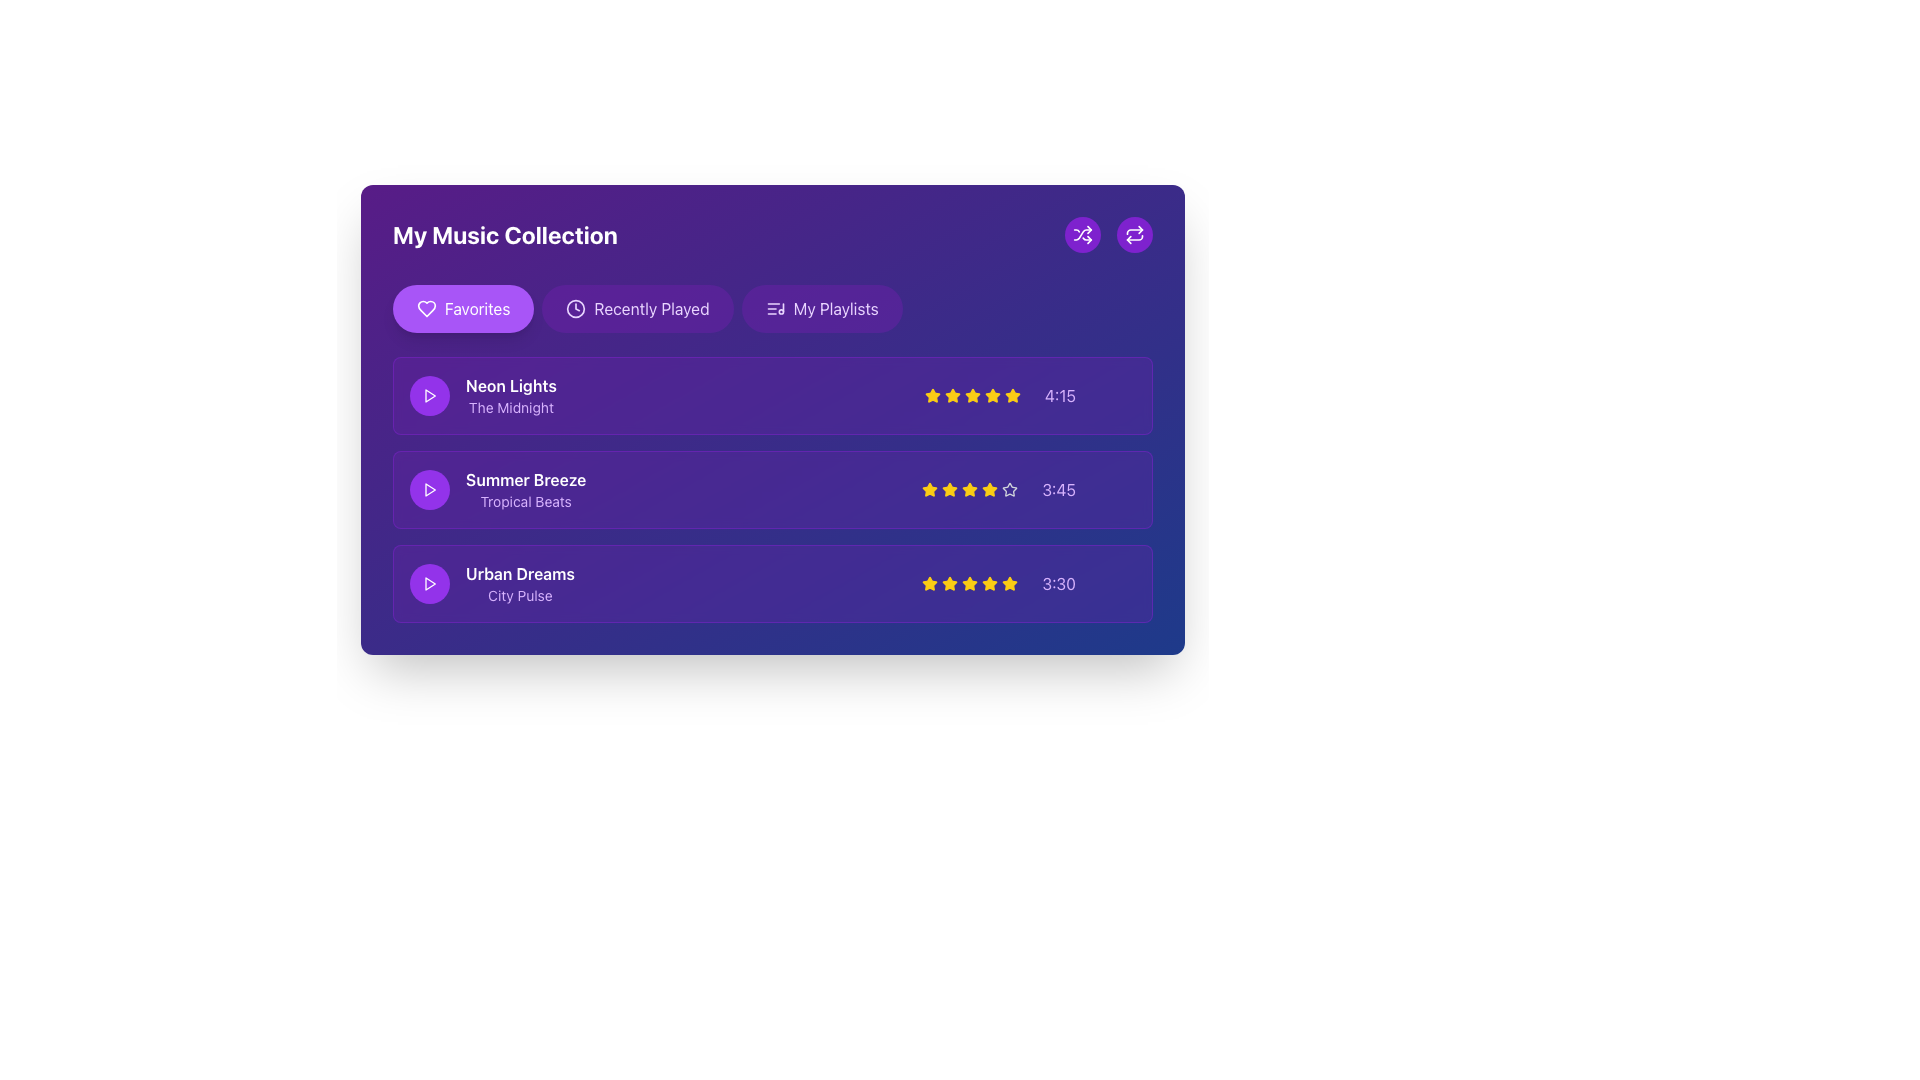 The height and width of the screenshot is (1080, 1920). What do you see at coordinates (951, 396) in the screenshot?
I see `the third star-shaped icon in the five-star rating system for the 'Neon Lights' song entry` at bounding box center [951, 396].